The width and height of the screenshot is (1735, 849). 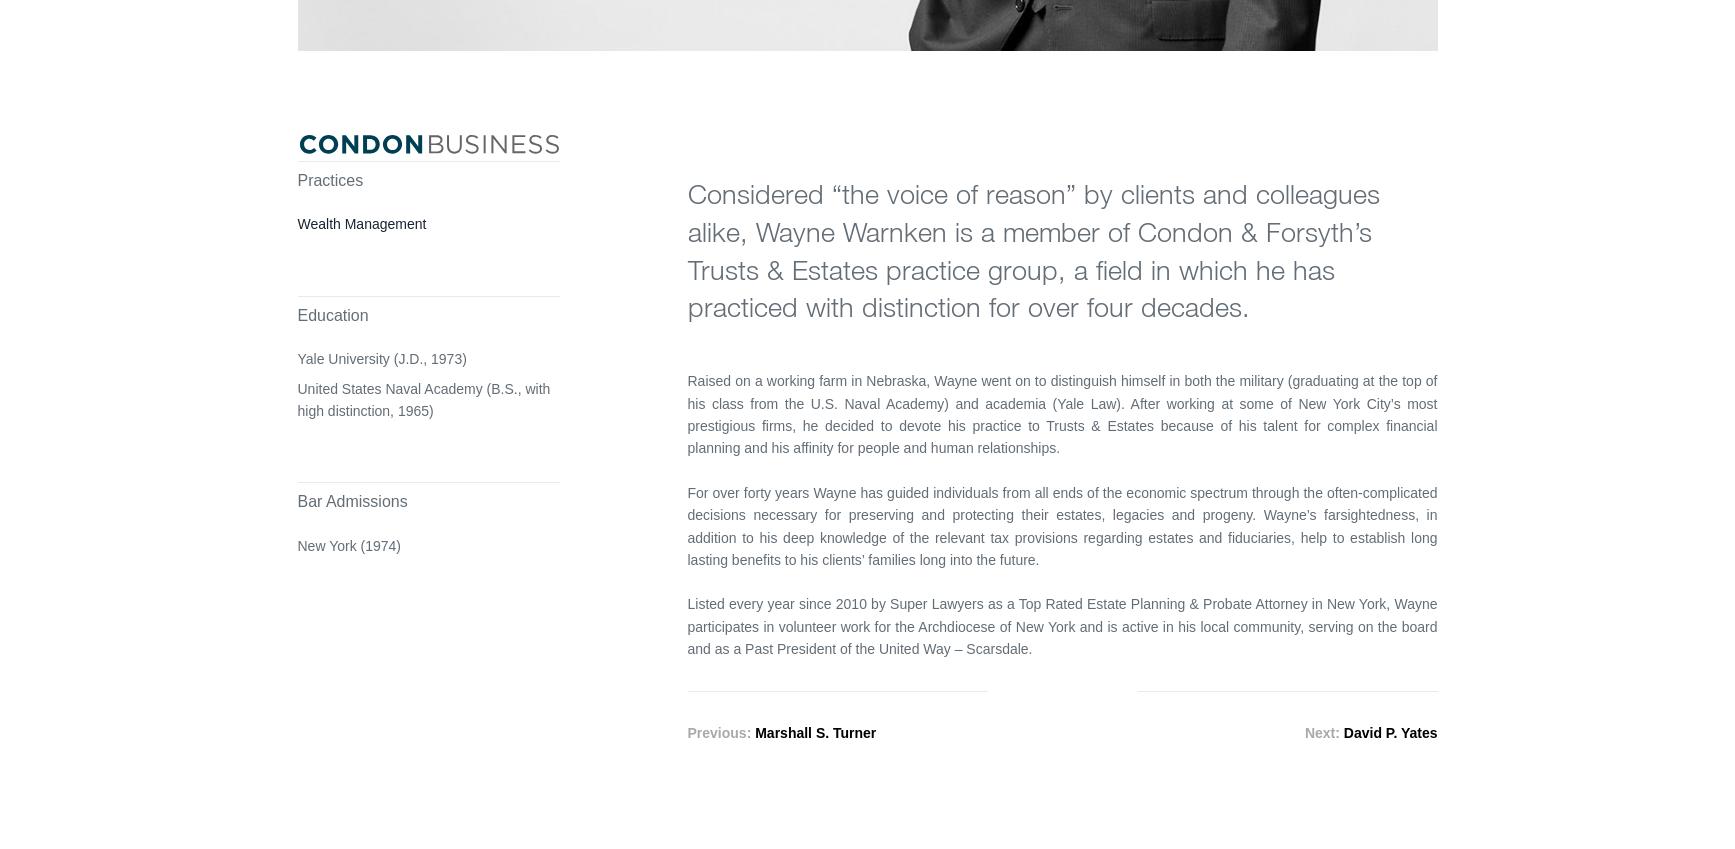 What do you see at coordinates (1060, 526) in the screenshot?
I see `'For over forty years Wayne has guided individuals from all ends of the economic spectrum through the often-complicated decisions necessary for preserving and protecting their estates, legacies and progeny. Wayne’s farsightedness, in addition to his deep knowledge of the relevant tax provisions regarding estates and fiduciaries, help to establish long lasting benefits to his clients’ families long into the future.'` at bounding box center [1060, 526].